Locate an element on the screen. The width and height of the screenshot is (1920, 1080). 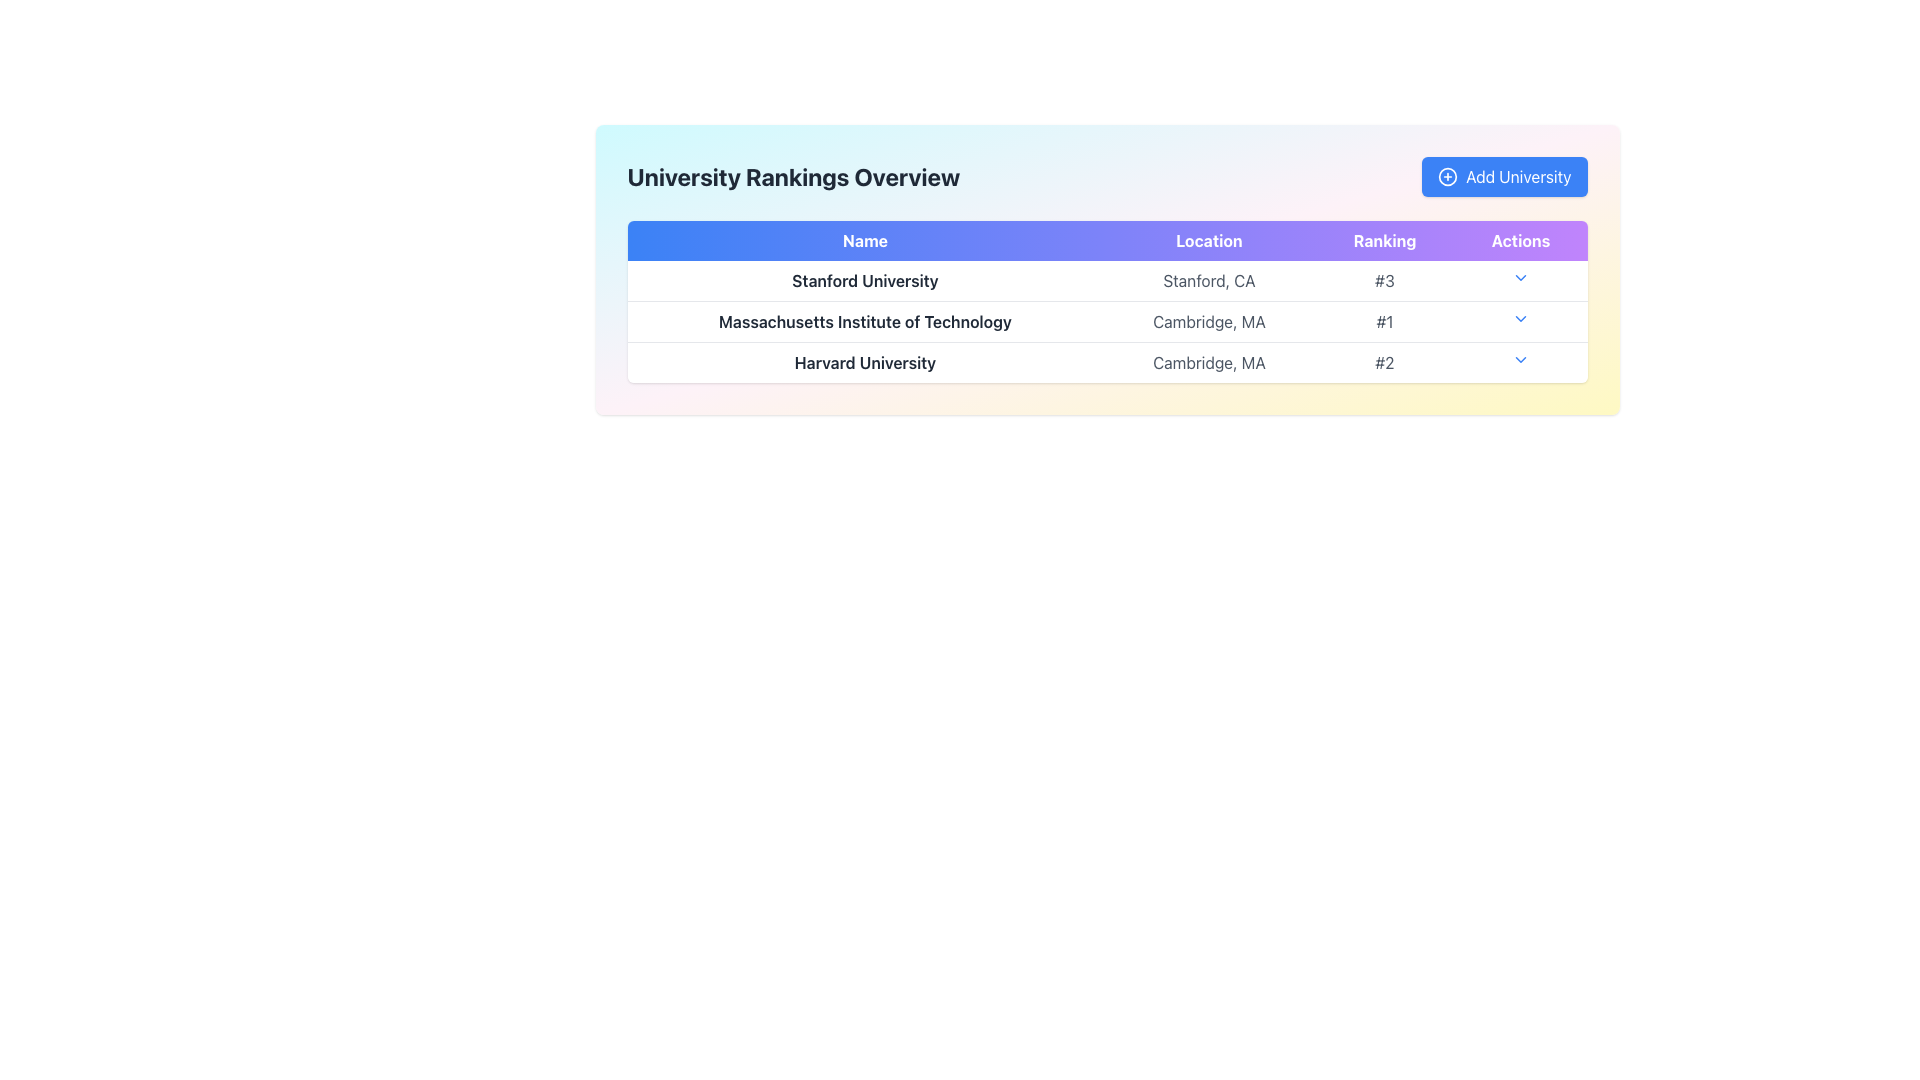
the text element displaying 'Cambridge, MA' located in the third row of the table, within the 'Location' column is located at coordinates (1208, 362).